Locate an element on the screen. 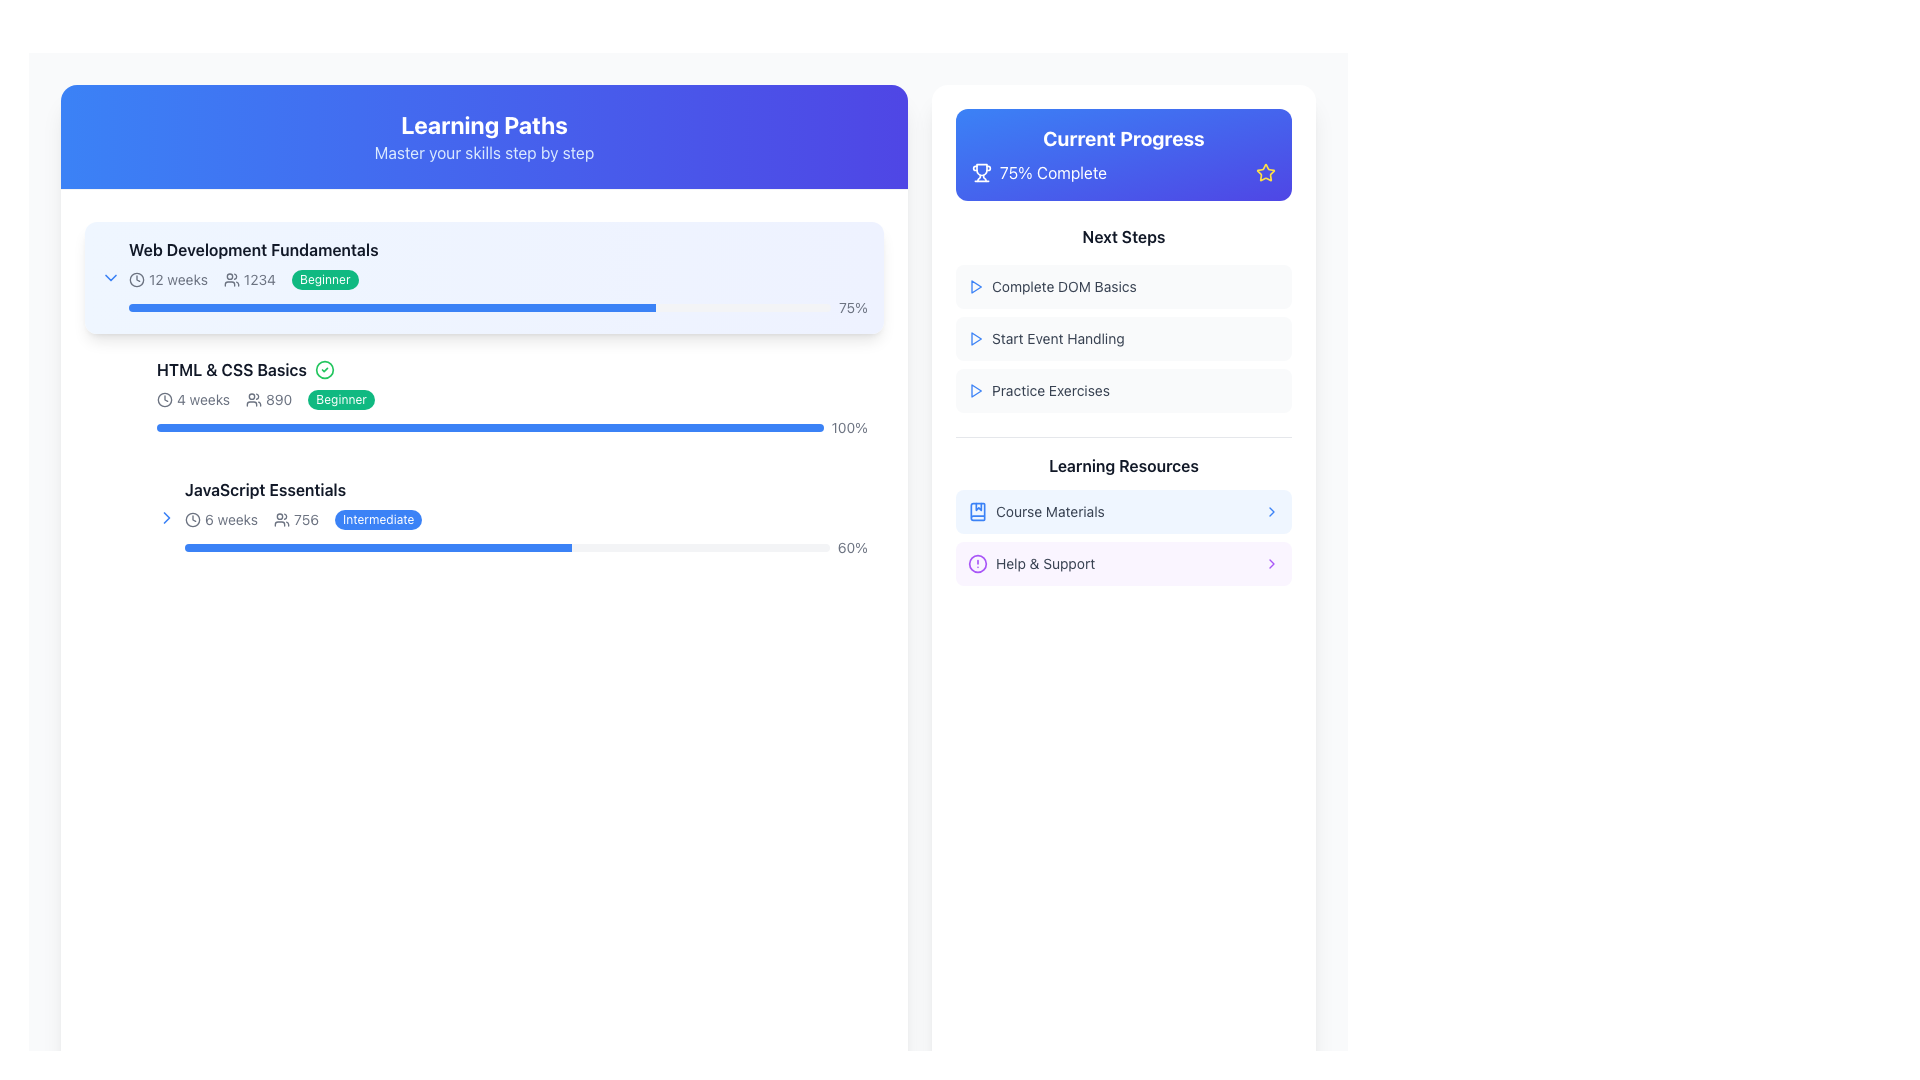 This screenshot has width=1920, height=1080. the 'Next Steps' text label, which is bold and dark gray, located at the top of the 'Current Progress' panel is located at coordinates (1123, 235).